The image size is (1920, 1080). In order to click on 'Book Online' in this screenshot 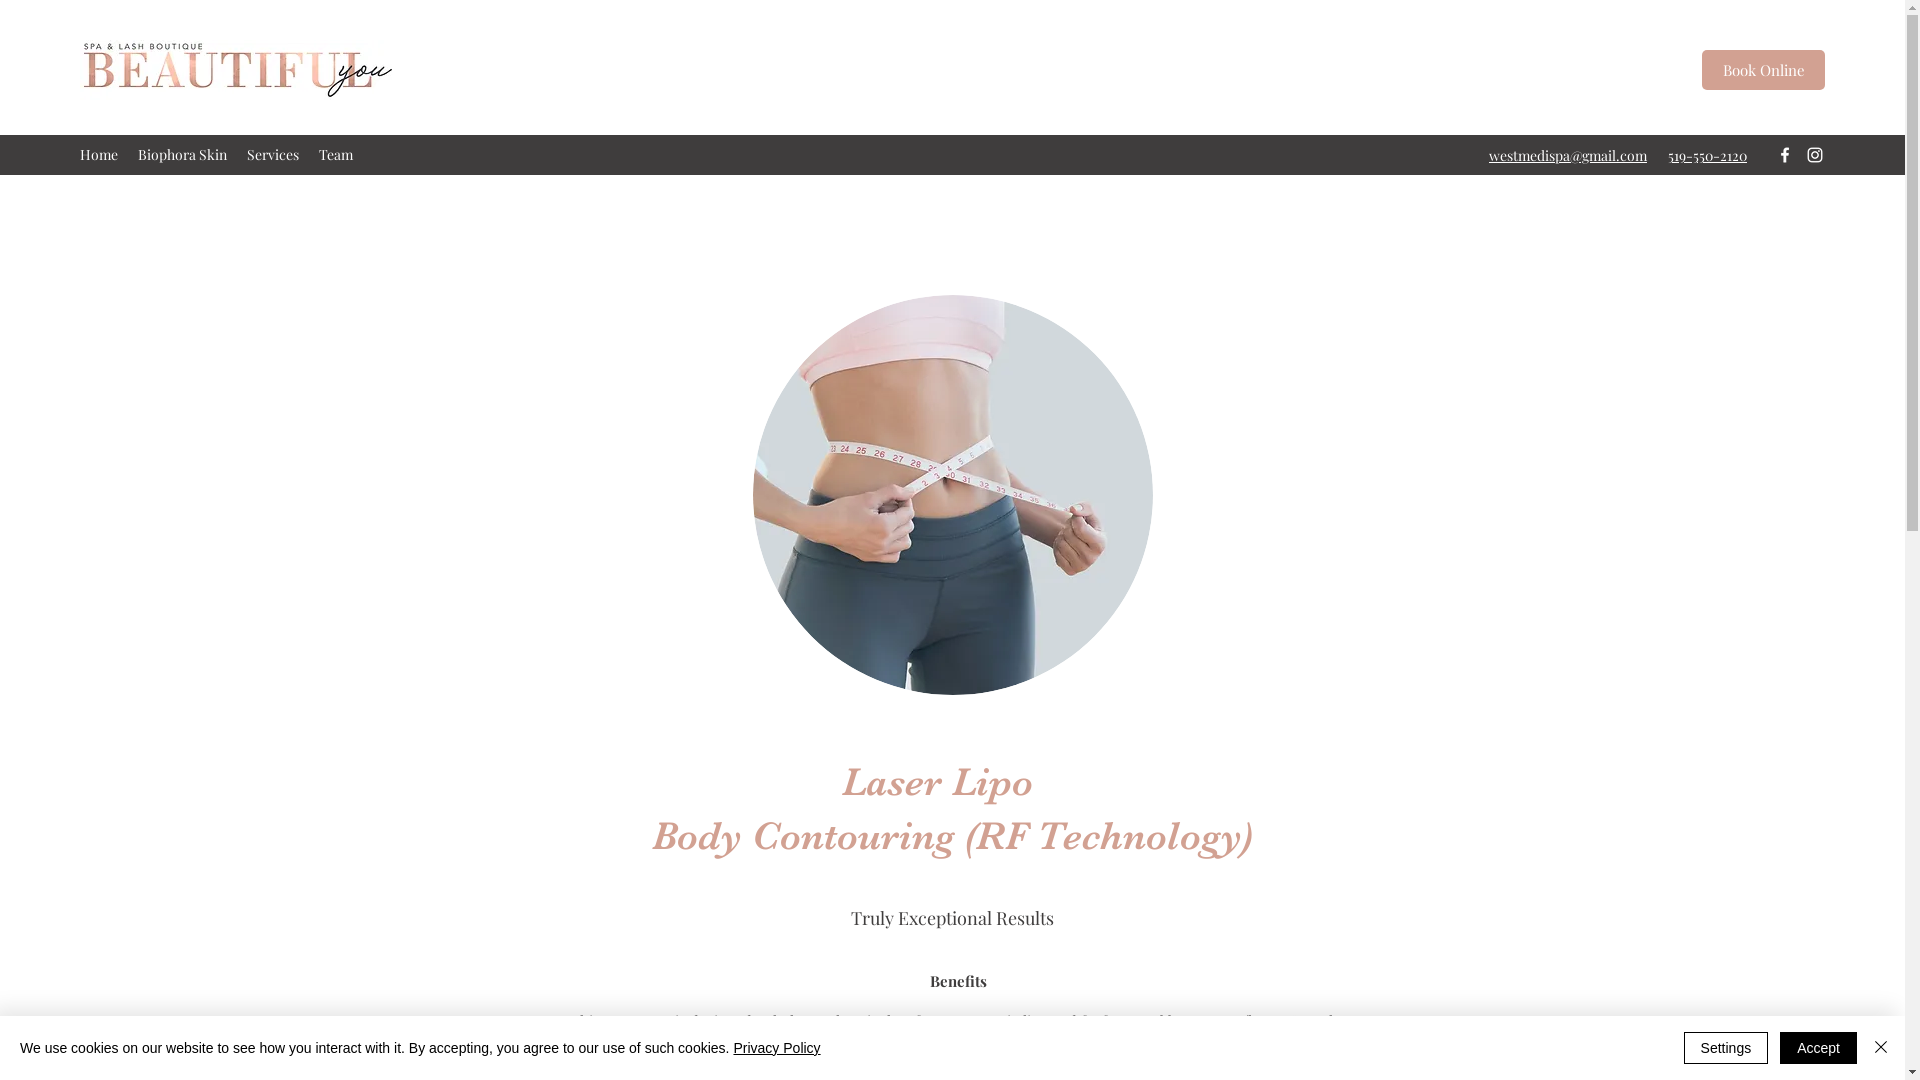, I will do `click(1763, 68)`.